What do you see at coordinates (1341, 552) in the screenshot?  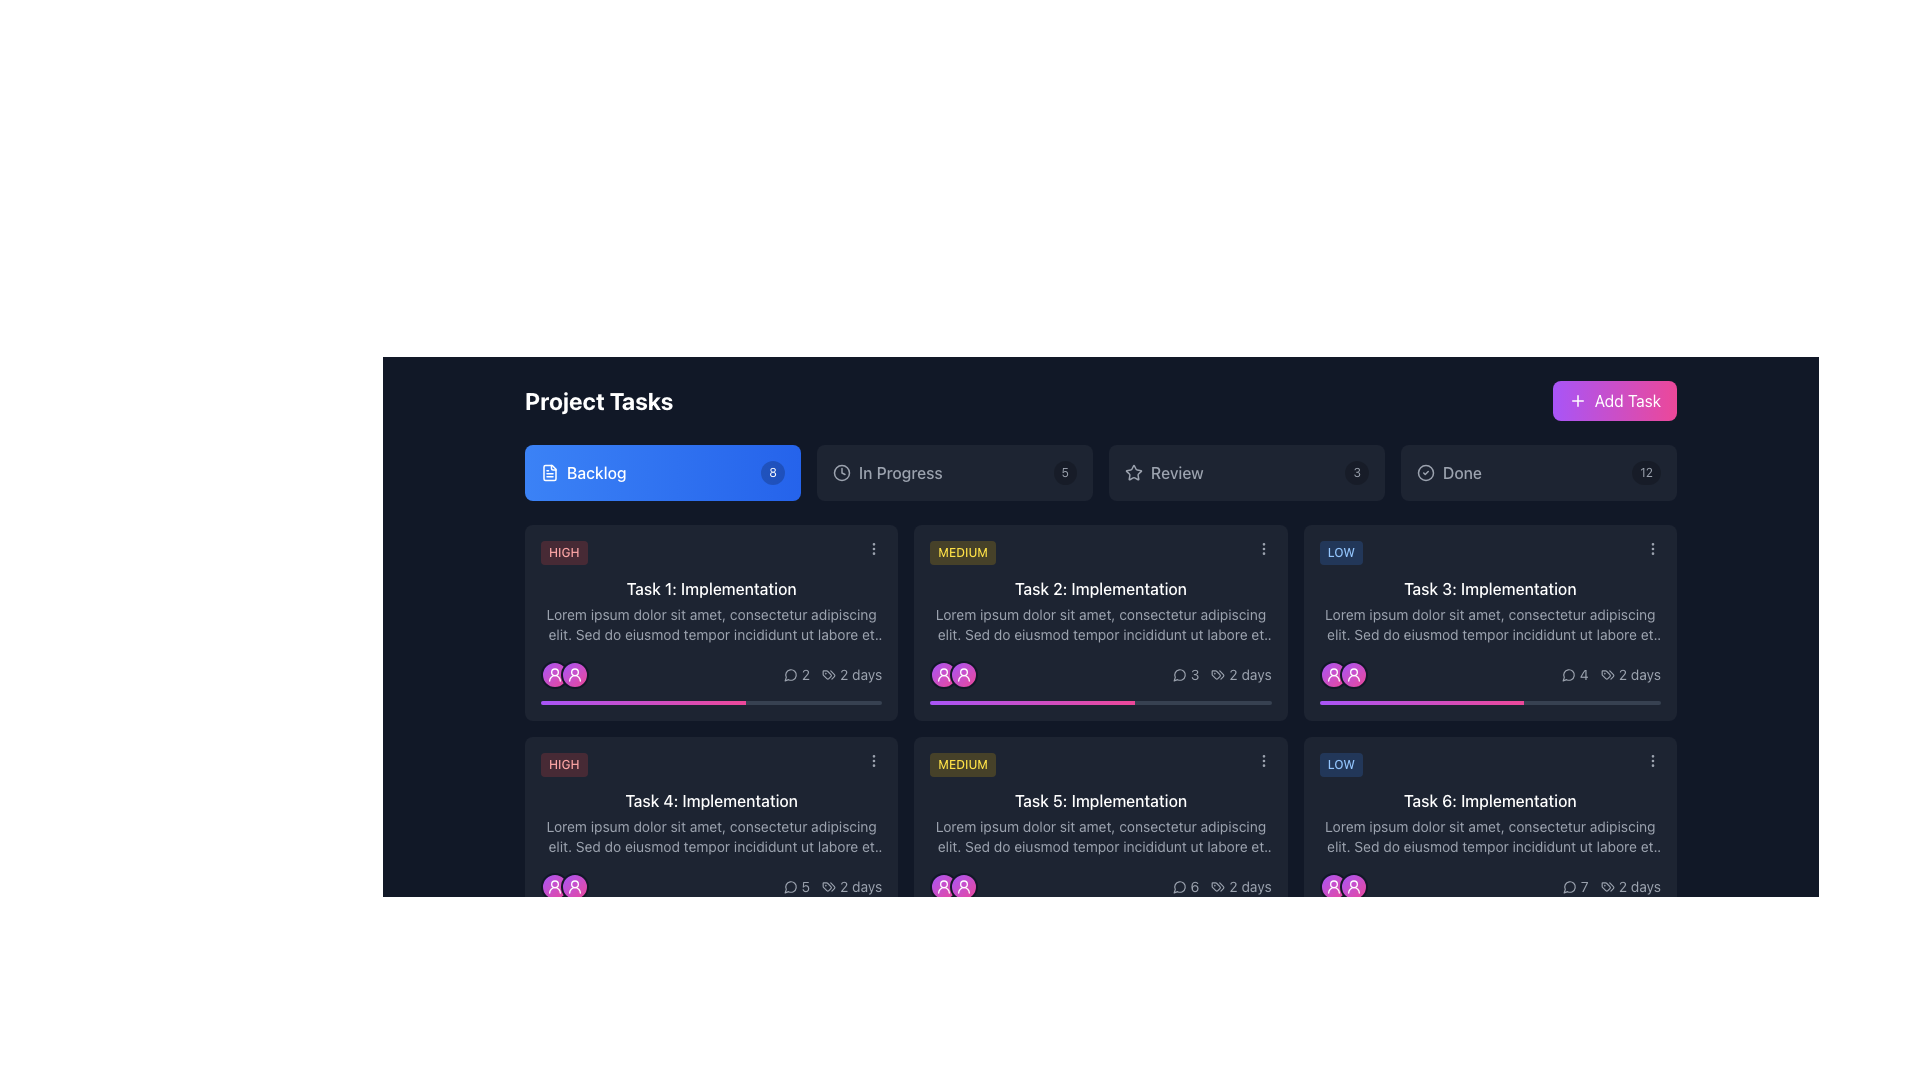 I see `text 'LOW' from the small rectangular label with a blue background and rounded edges, positioned at the top left within the 'Task 3: Implementation' card` at bounding box center [1341, 552].